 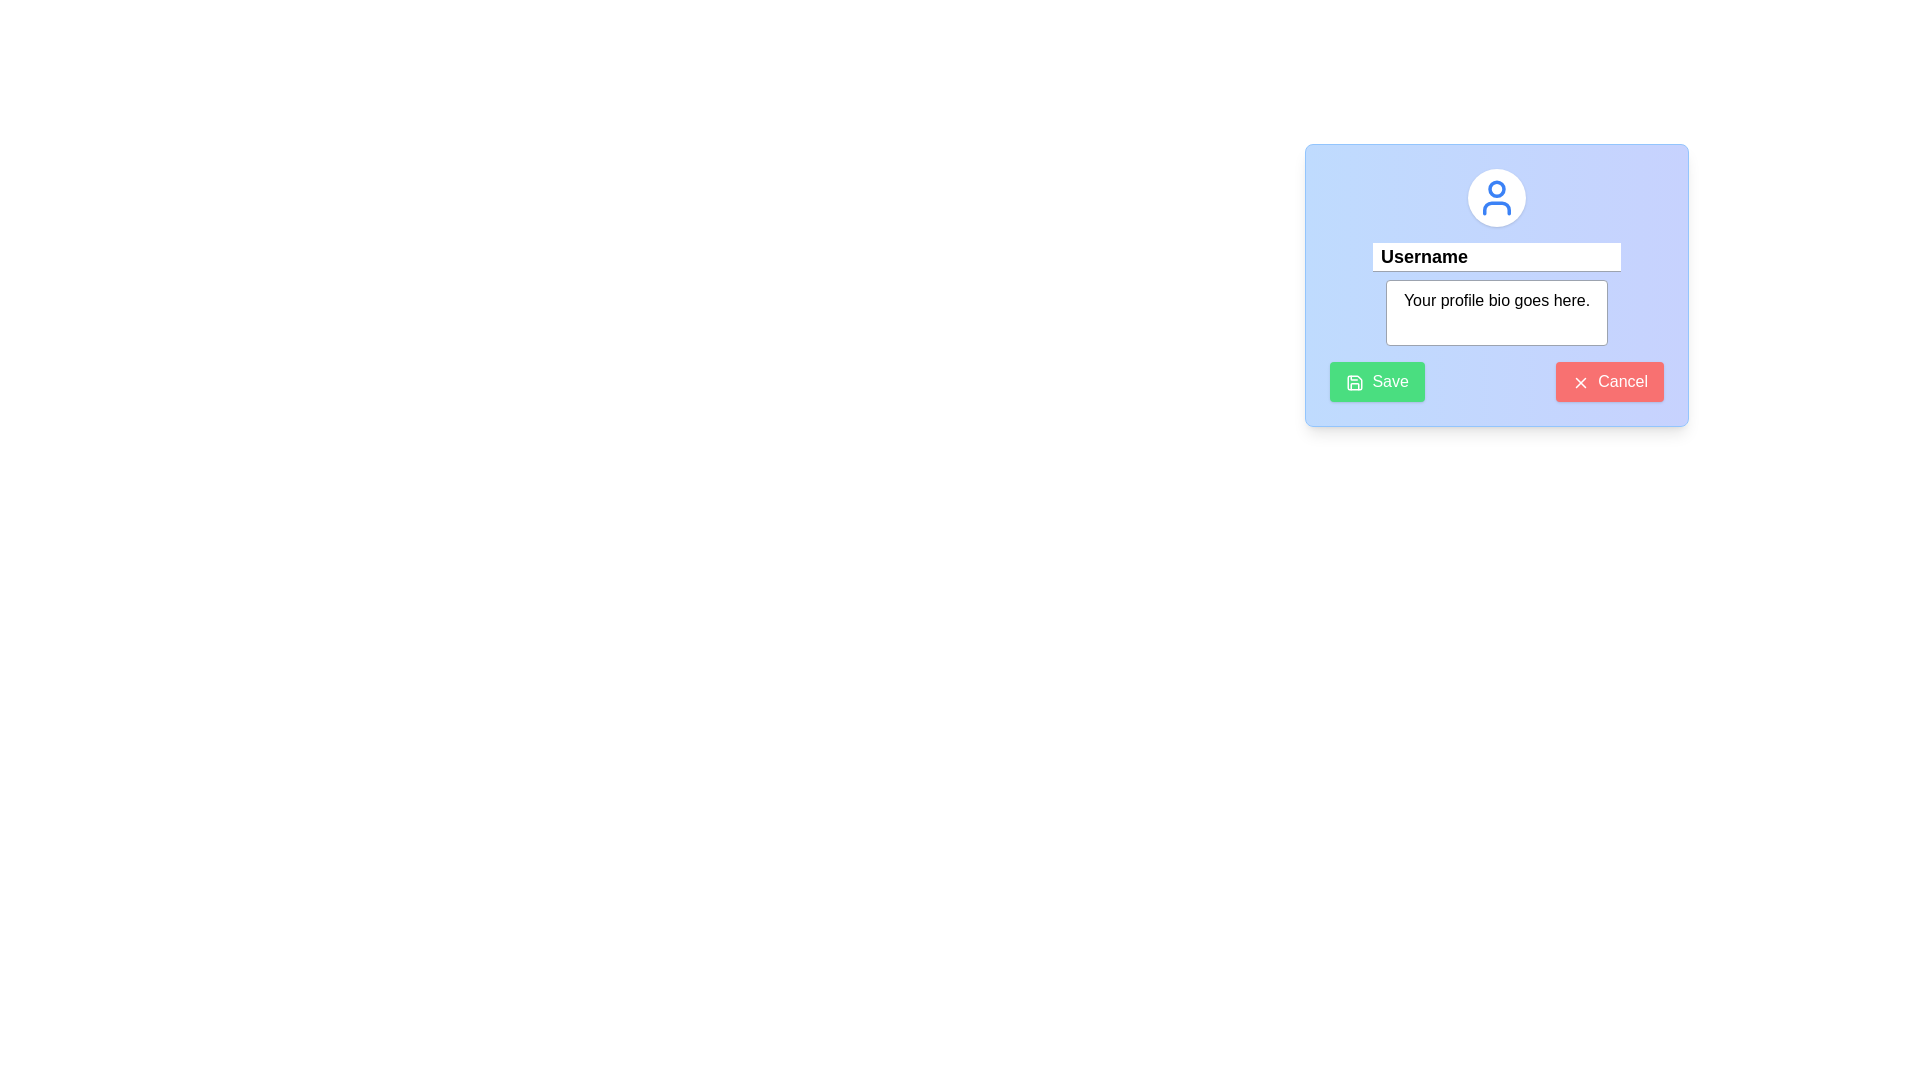 What do you see at coordinates (1609, 381) in the screenshot?
I see `the red 'Cancel' button with a cross icon on its left side` at bounding box center [1609, 381].